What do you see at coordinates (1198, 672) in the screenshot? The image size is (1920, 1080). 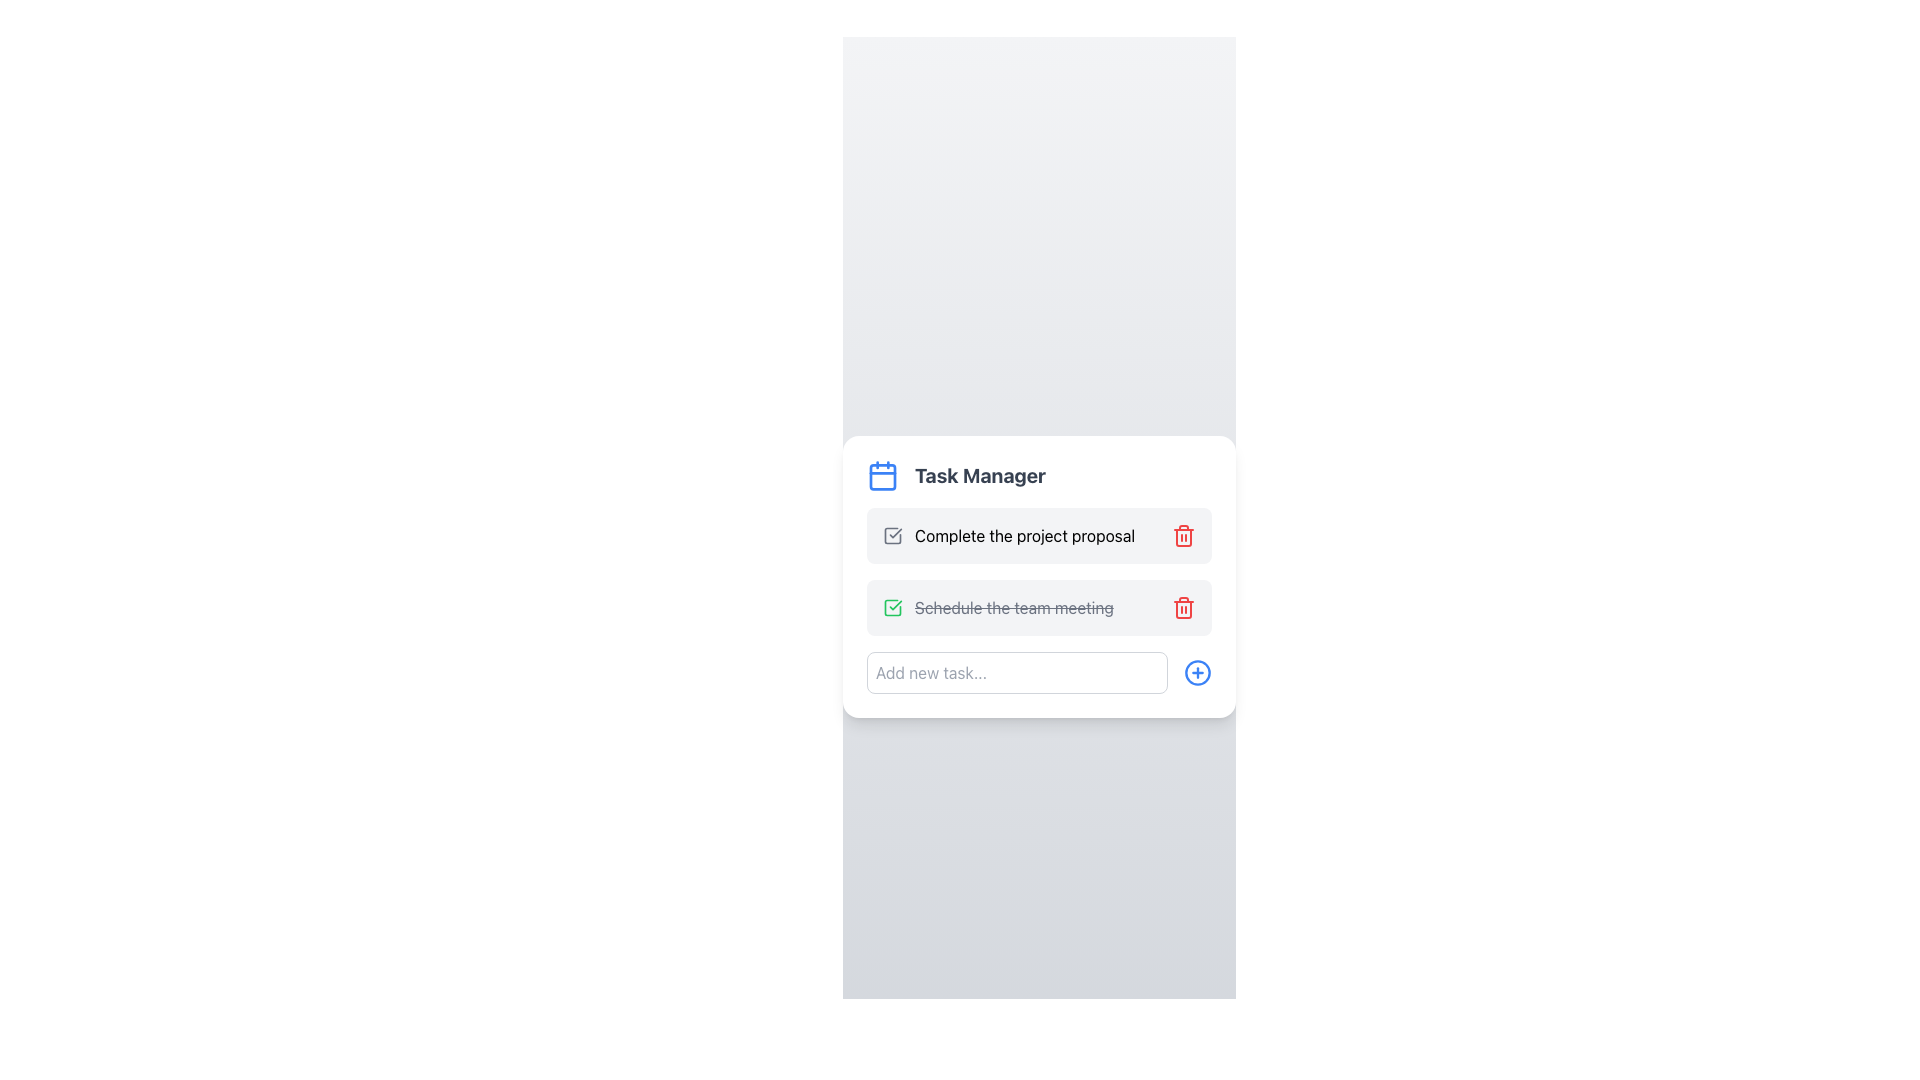 I see `the circular vector graphic with a blue stroke located in the bottom-right corner of the task entry field in the 'Task Manager' card interface` at bounding box center [1198, 672].